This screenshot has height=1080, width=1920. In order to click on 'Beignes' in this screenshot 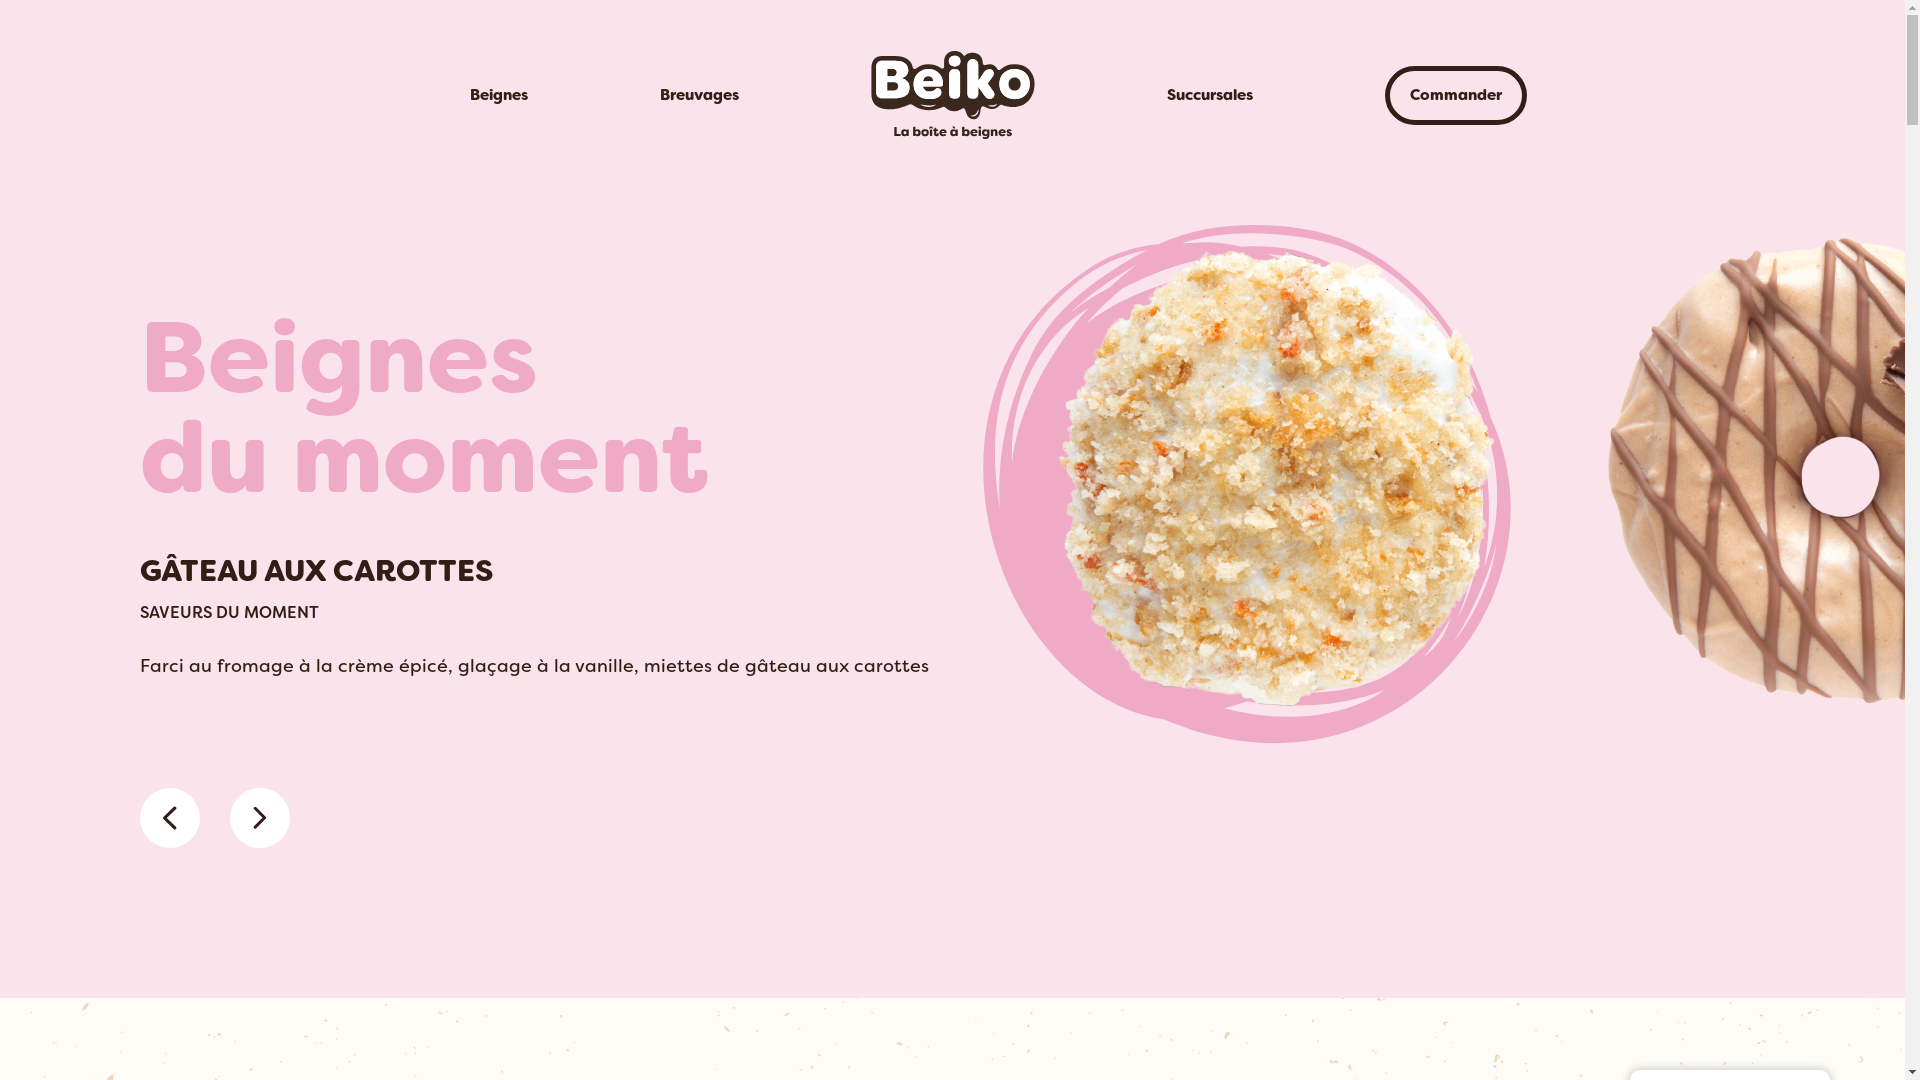, I will do `click(498, 95)`.